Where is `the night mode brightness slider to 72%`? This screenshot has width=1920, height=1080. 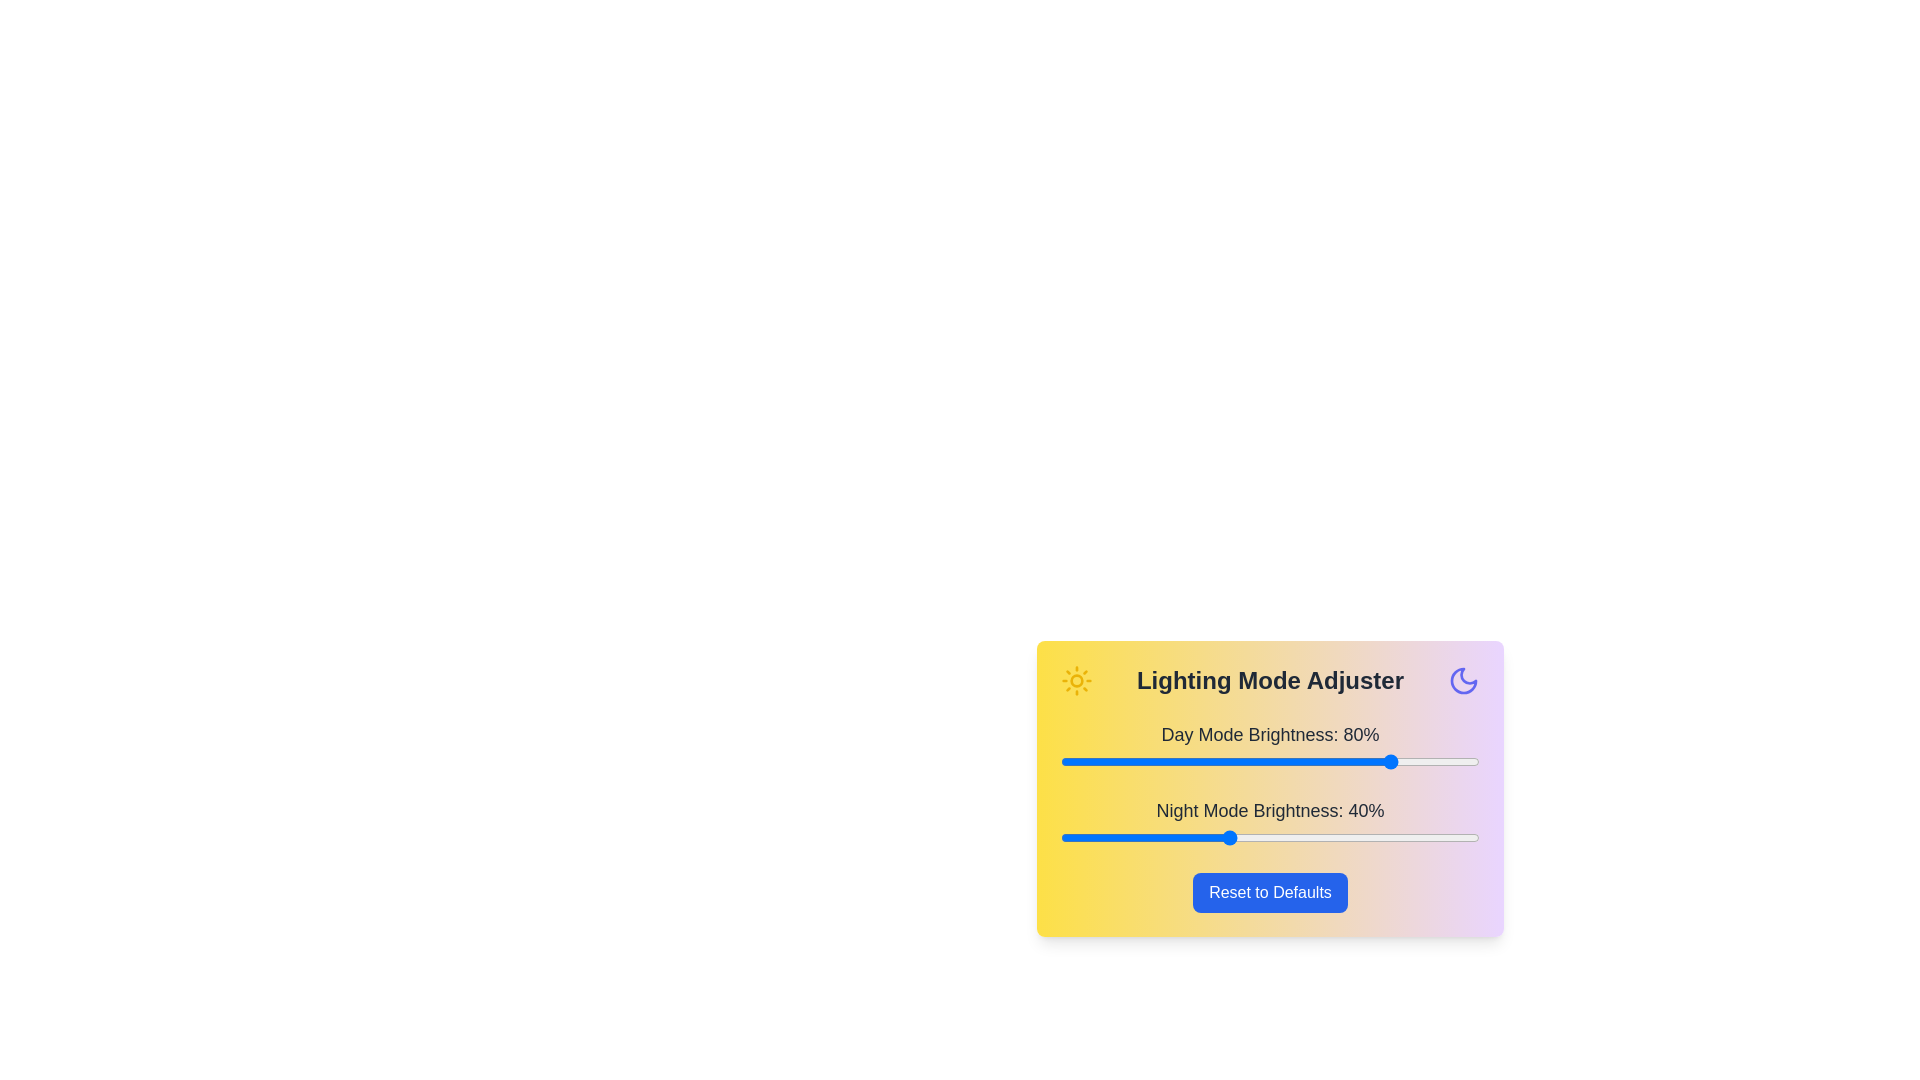 the night mode brightness slider to 72% is located at coordinates (1361, 837).